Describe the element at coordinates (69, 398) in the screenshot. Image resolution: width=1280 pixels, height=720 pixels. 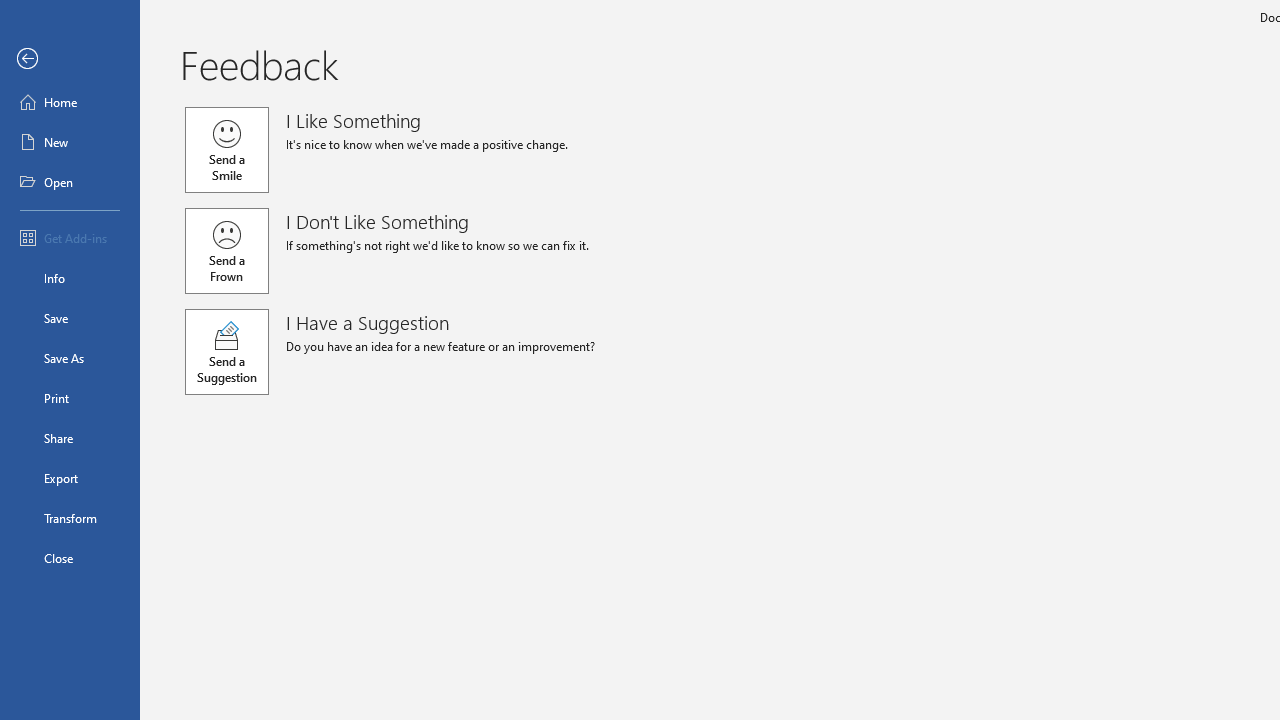
I see `'Print'` at that location.